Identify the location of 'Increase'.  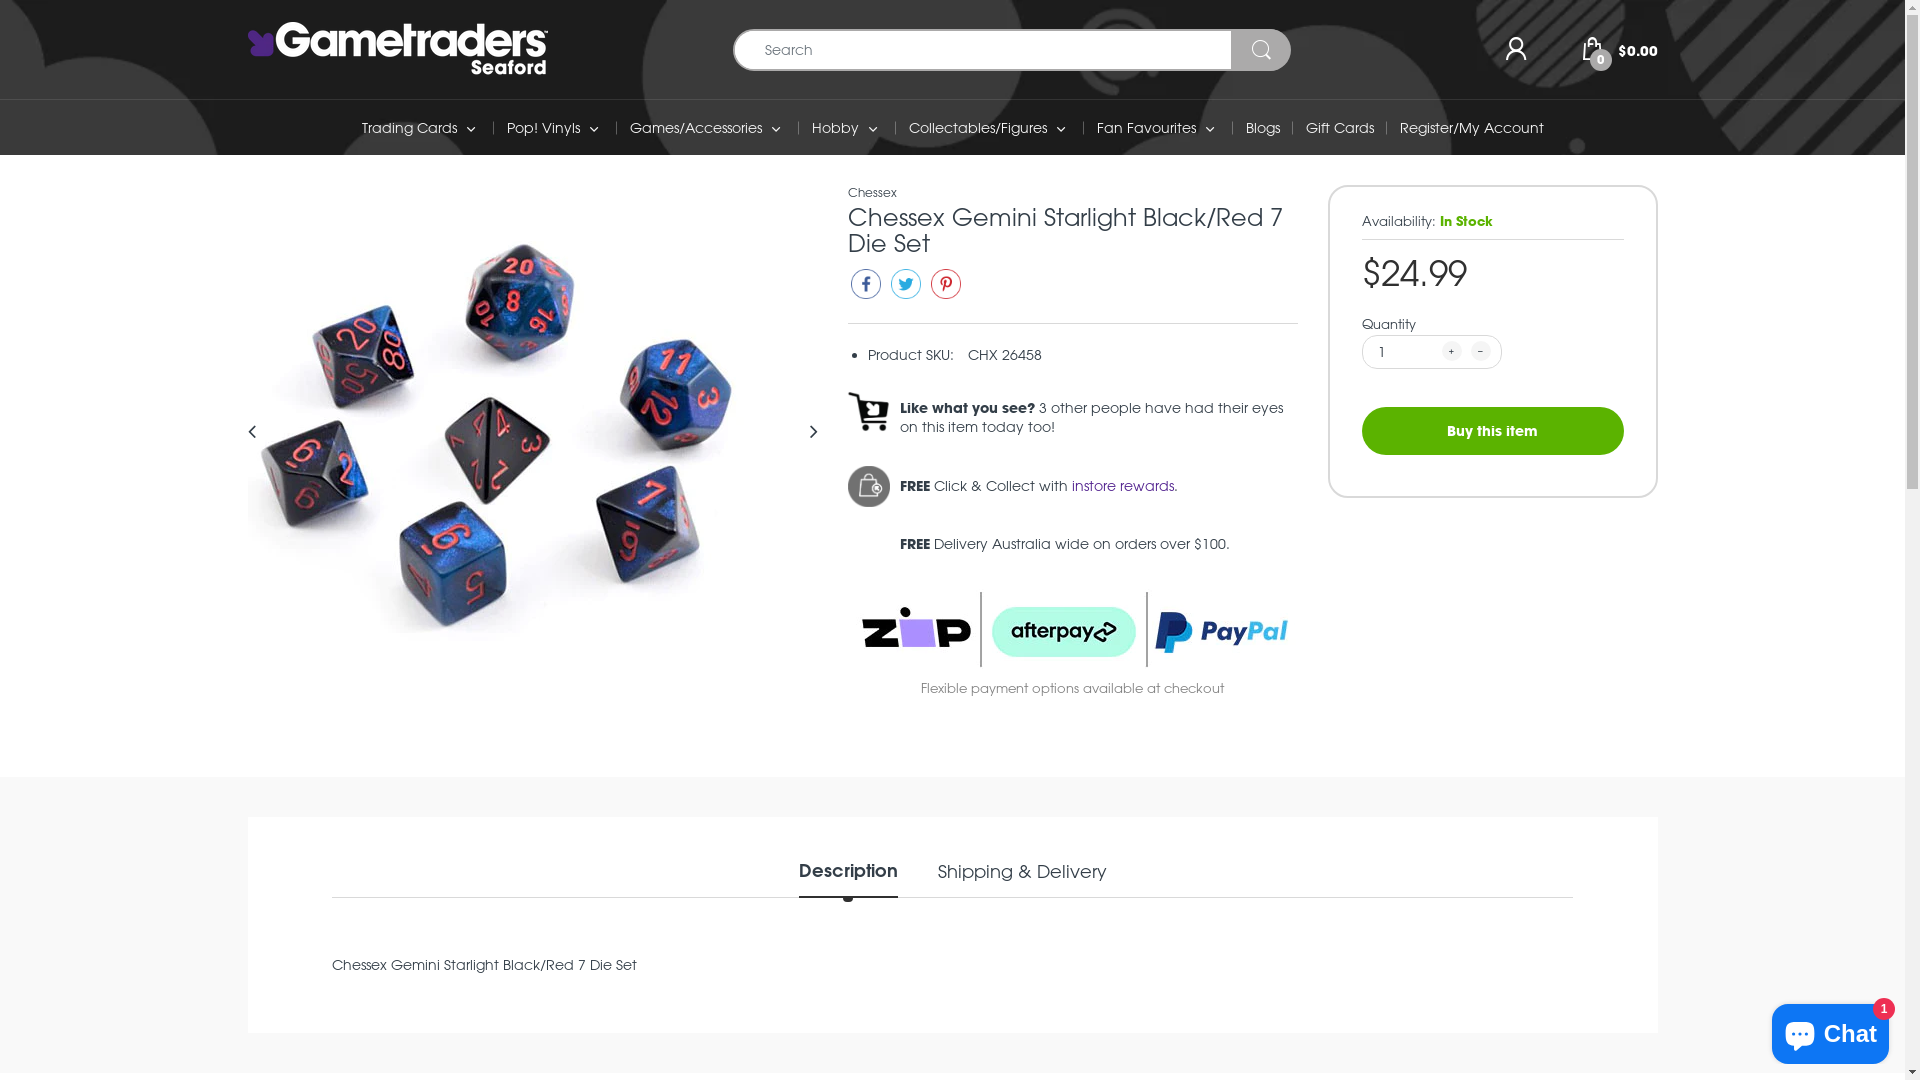
(1441, 349).